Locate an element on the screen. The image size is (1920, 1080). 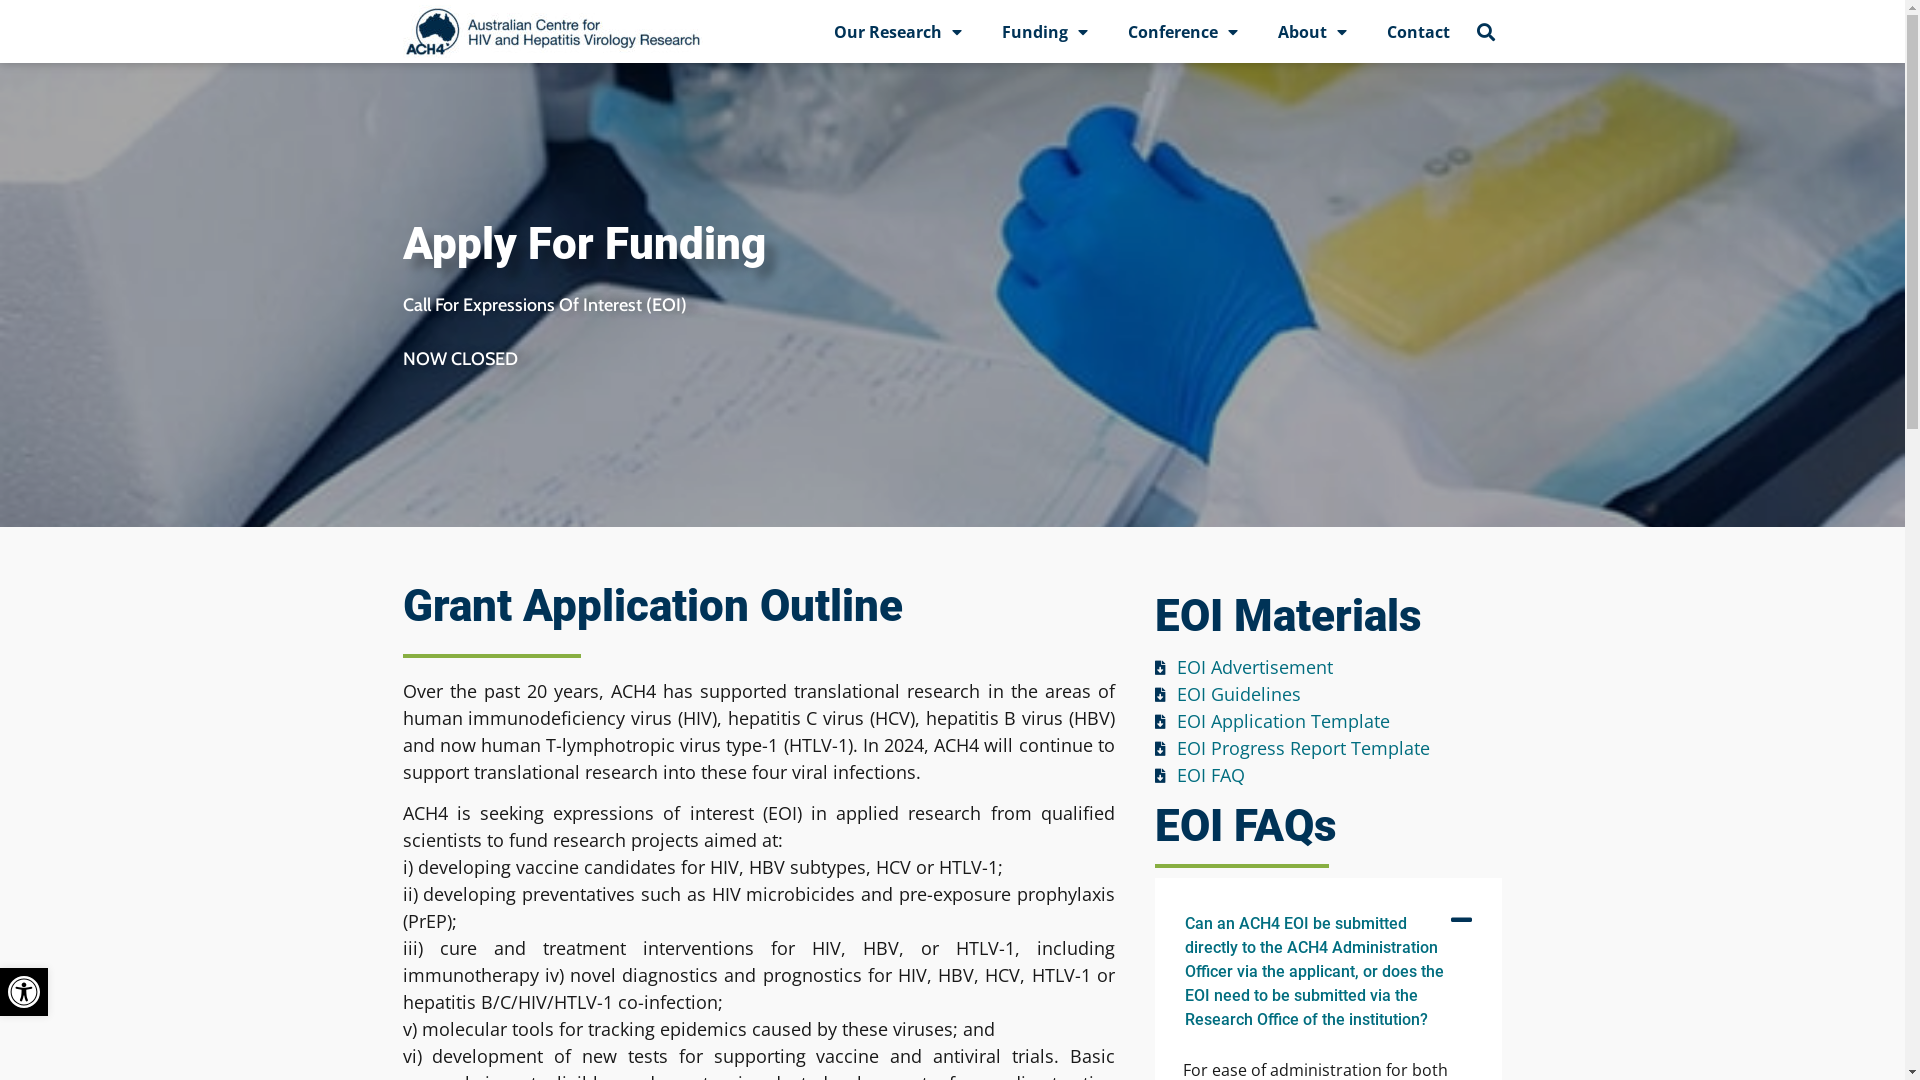
'Contact' is located at coordinates (1365, 31).